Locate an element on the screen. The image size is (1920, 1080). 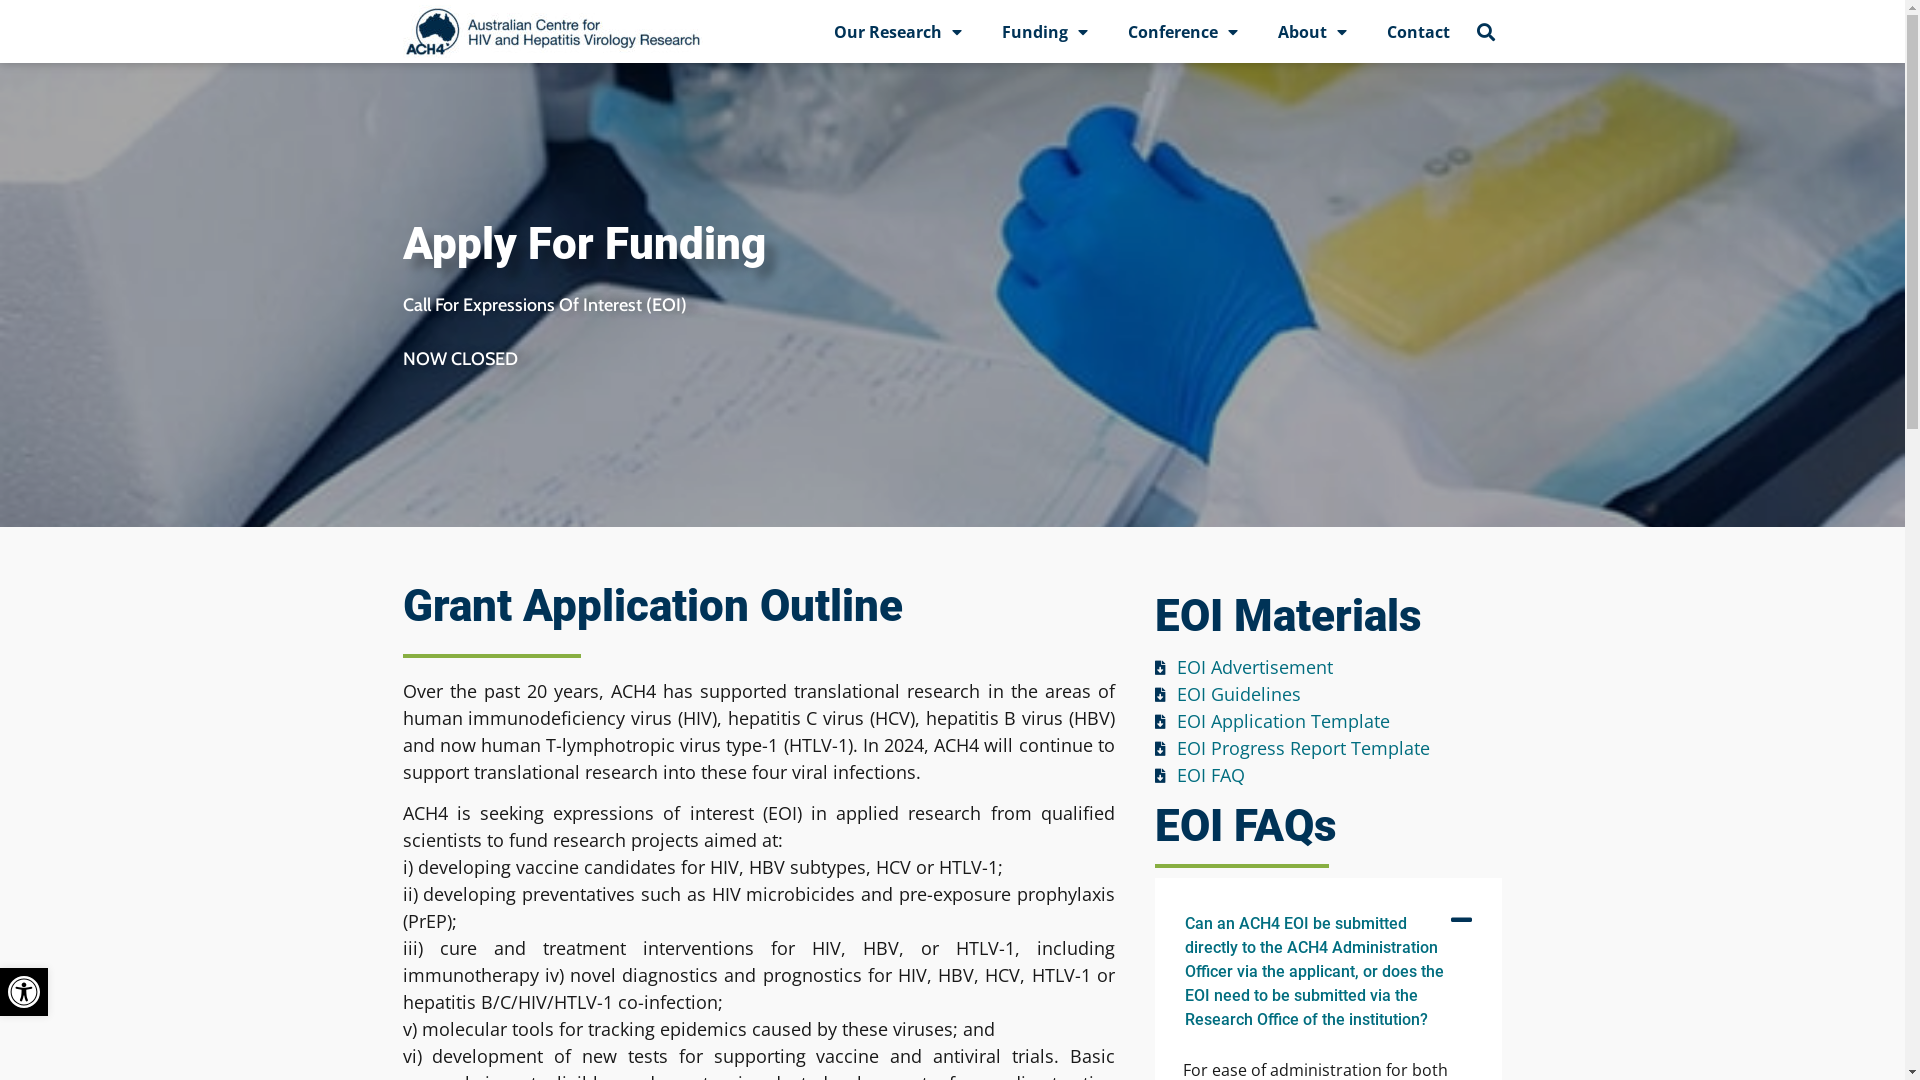
'Contact' is located at coordinates (1365, 31).